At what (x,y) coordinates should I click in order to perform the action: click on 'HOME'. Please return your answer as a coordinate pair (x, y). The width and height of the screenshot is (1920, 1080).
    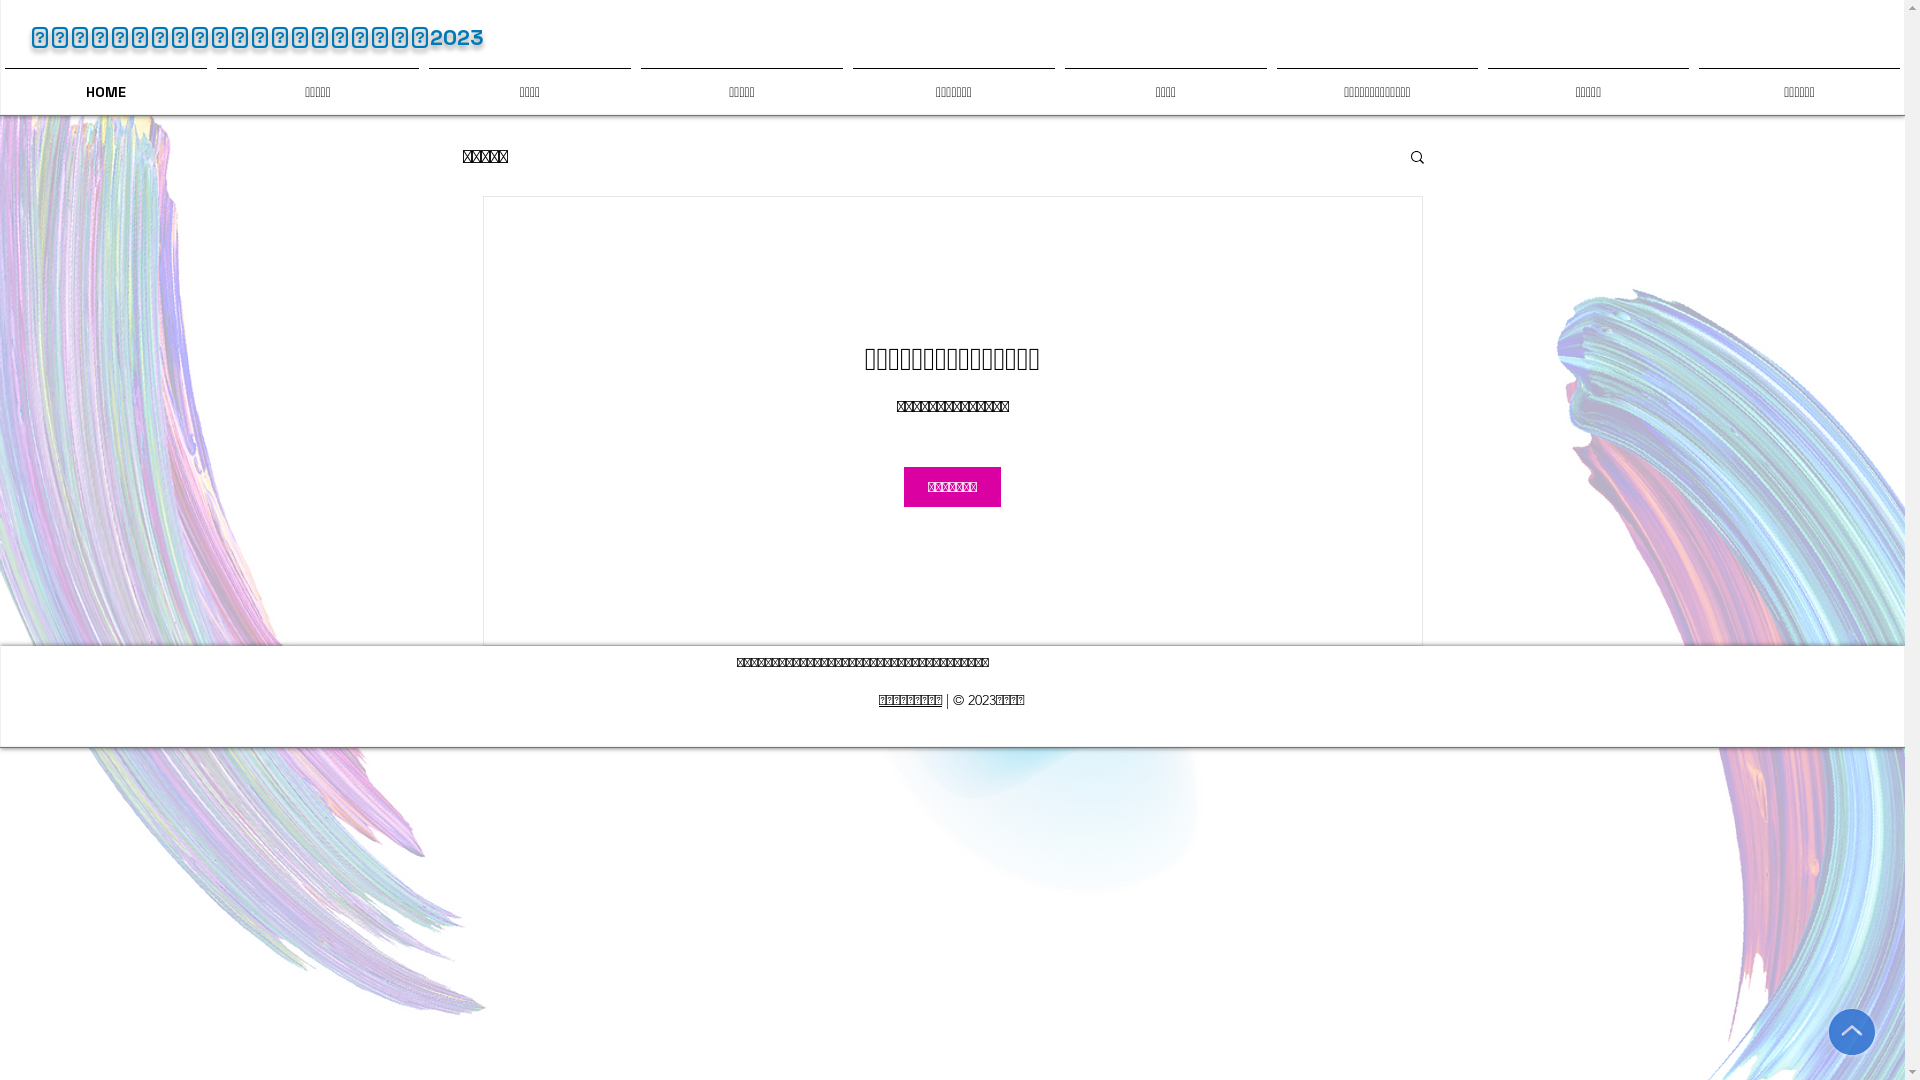
    Looking at the image, I should click on (104, 82).